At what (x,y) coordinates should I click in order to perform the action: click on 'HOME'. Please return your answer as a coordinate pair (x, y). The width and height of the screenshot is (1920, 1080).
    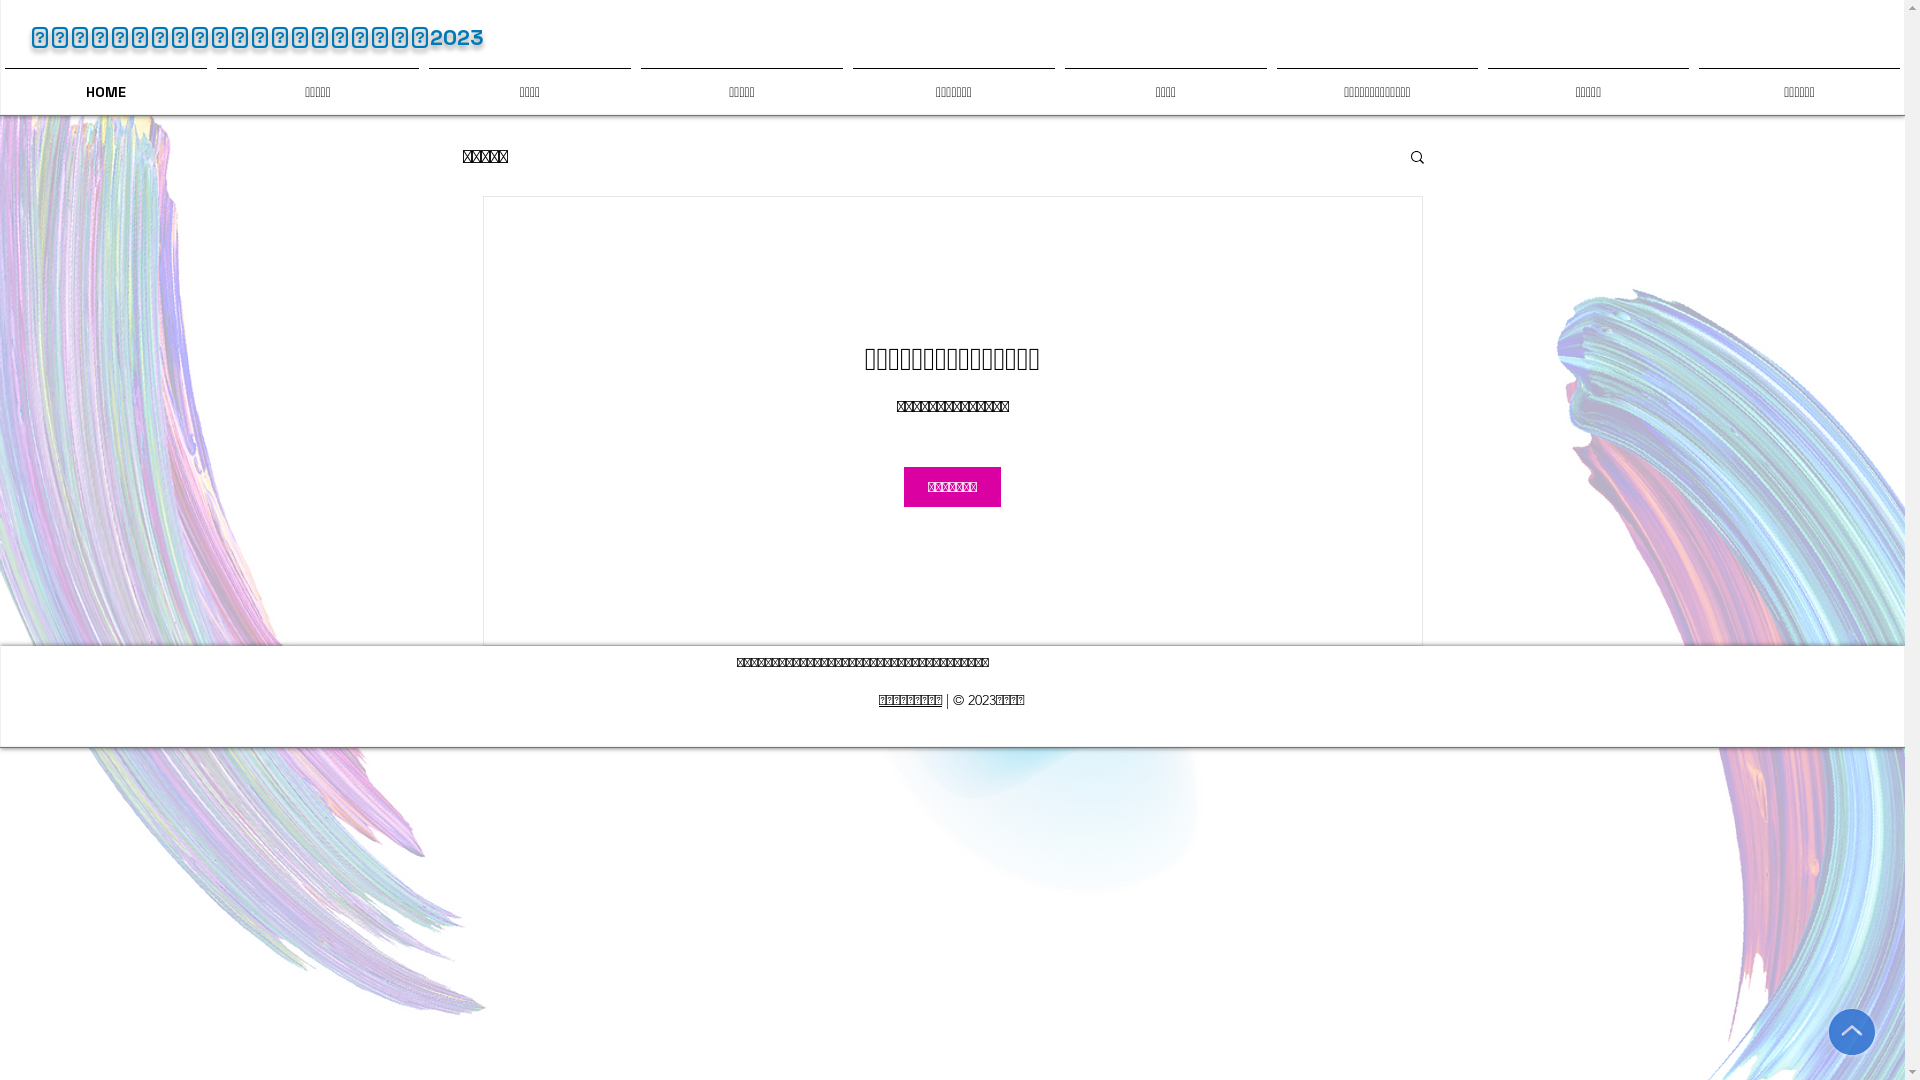
    Looking at the image, I should click on (104, 82).